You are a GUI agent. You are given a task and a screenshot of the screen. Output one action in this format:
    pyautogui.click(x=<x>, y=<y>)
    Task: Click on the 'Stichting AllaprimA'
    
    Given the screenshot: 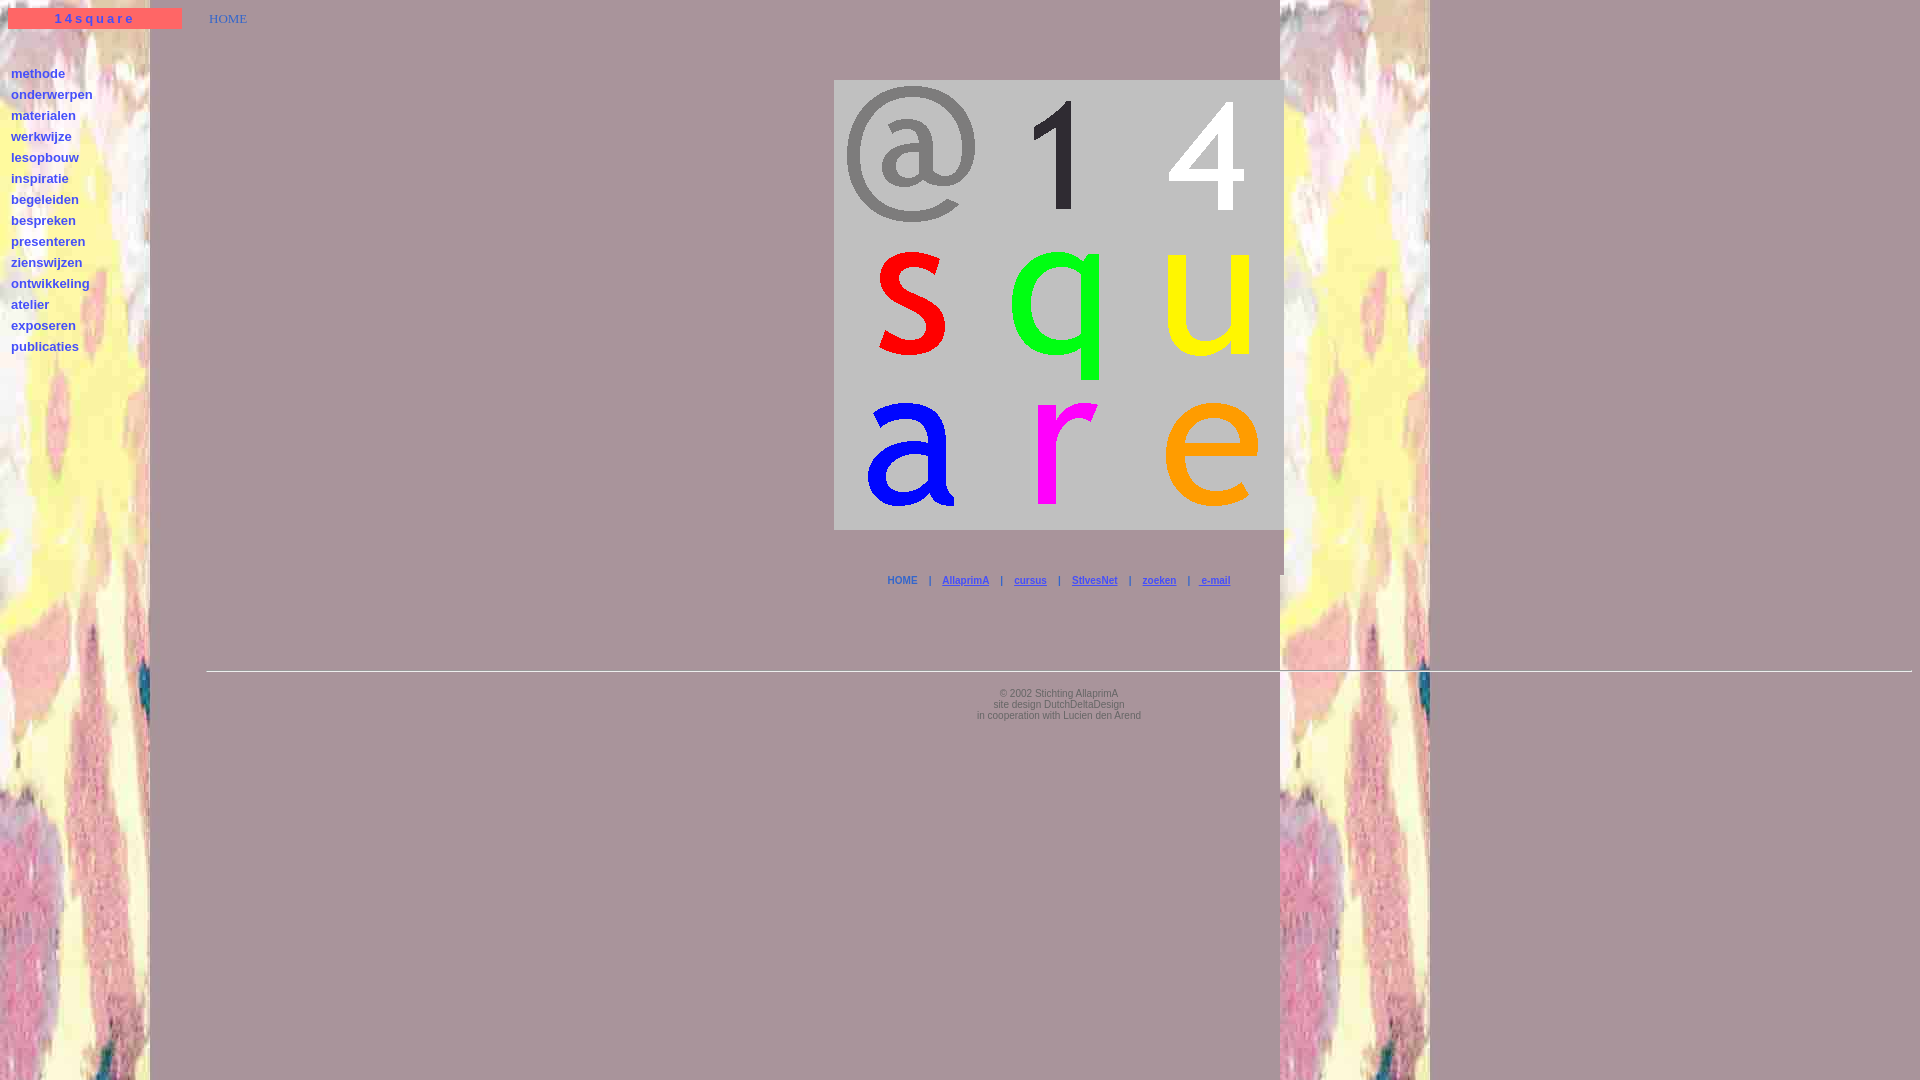 What is the action you would take?
    pyautogui.click(x=1035, y=692)
    